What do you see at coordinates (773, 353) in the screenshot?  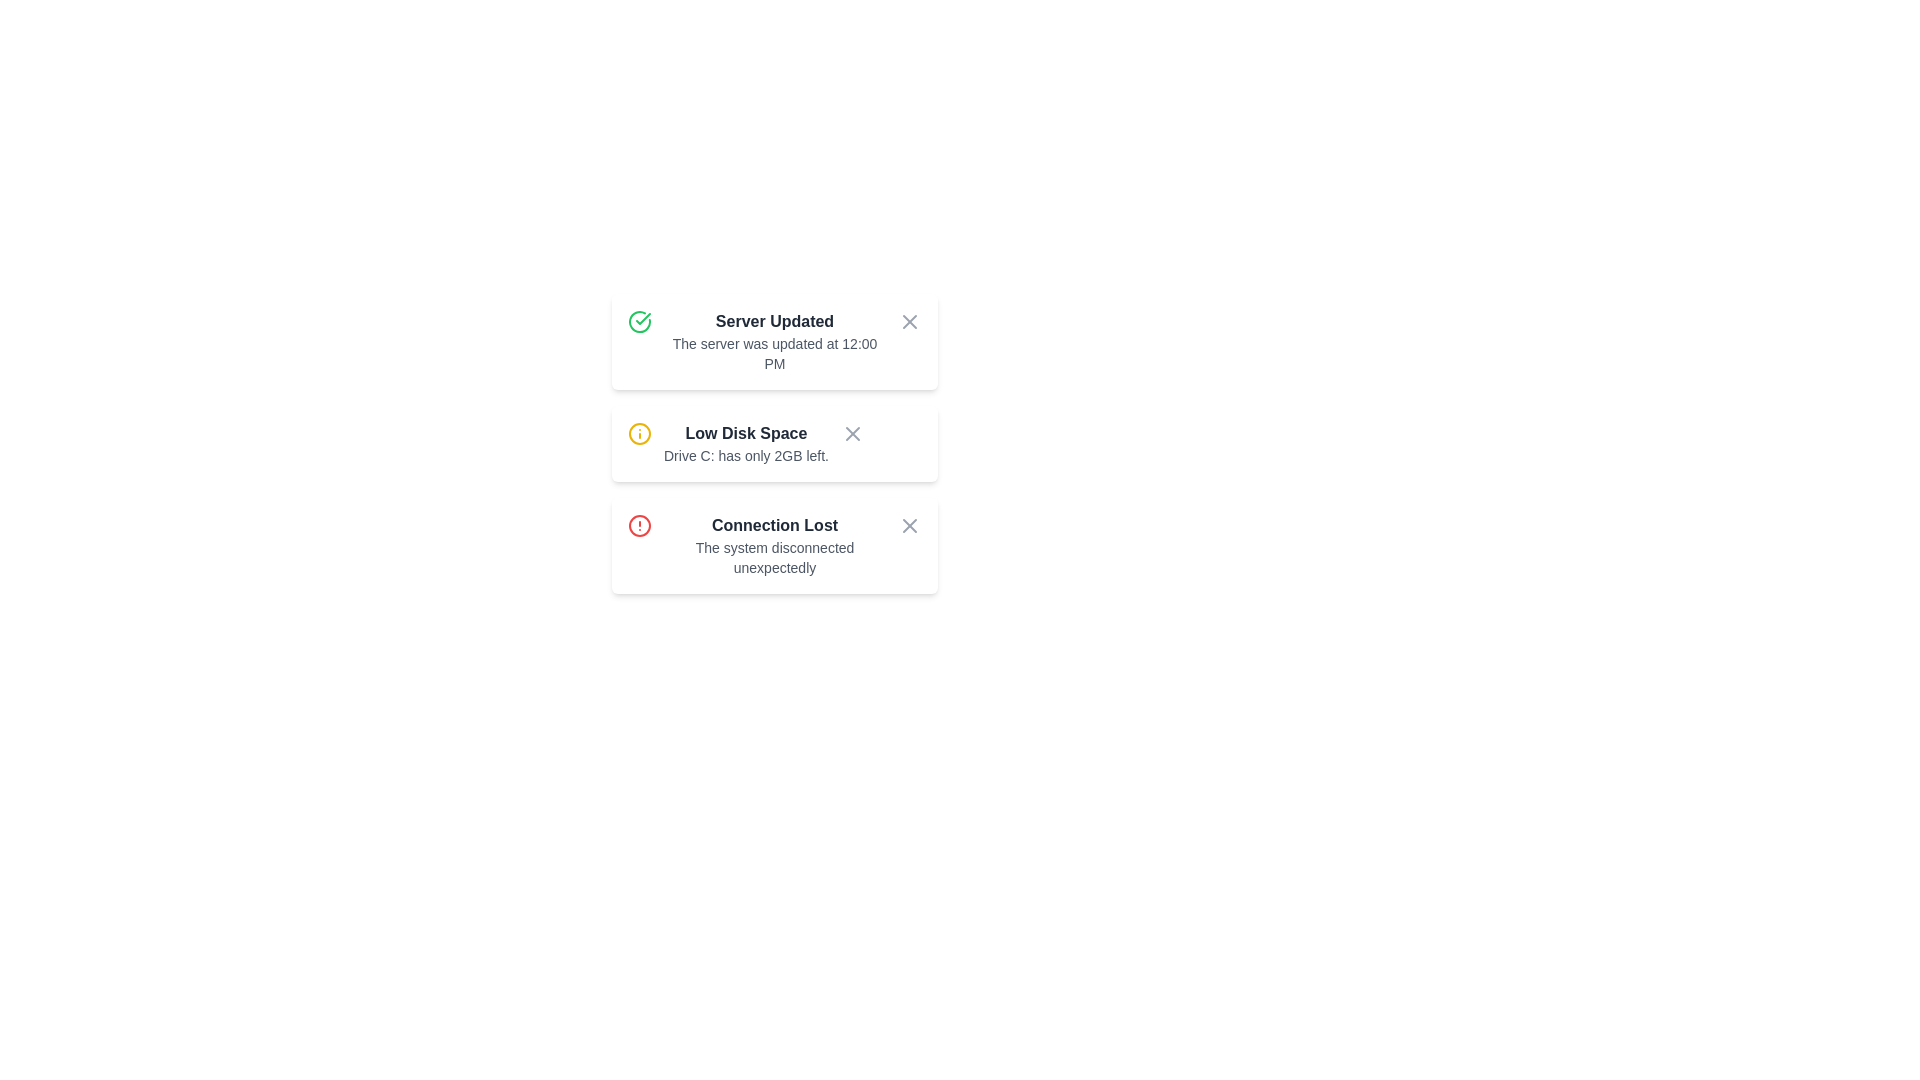 I see `the text label displaying the message 'The server was updated at 12:00 PM', which is centered beneath the bold title 'Server Updated'` at bounding box center [773, 353].